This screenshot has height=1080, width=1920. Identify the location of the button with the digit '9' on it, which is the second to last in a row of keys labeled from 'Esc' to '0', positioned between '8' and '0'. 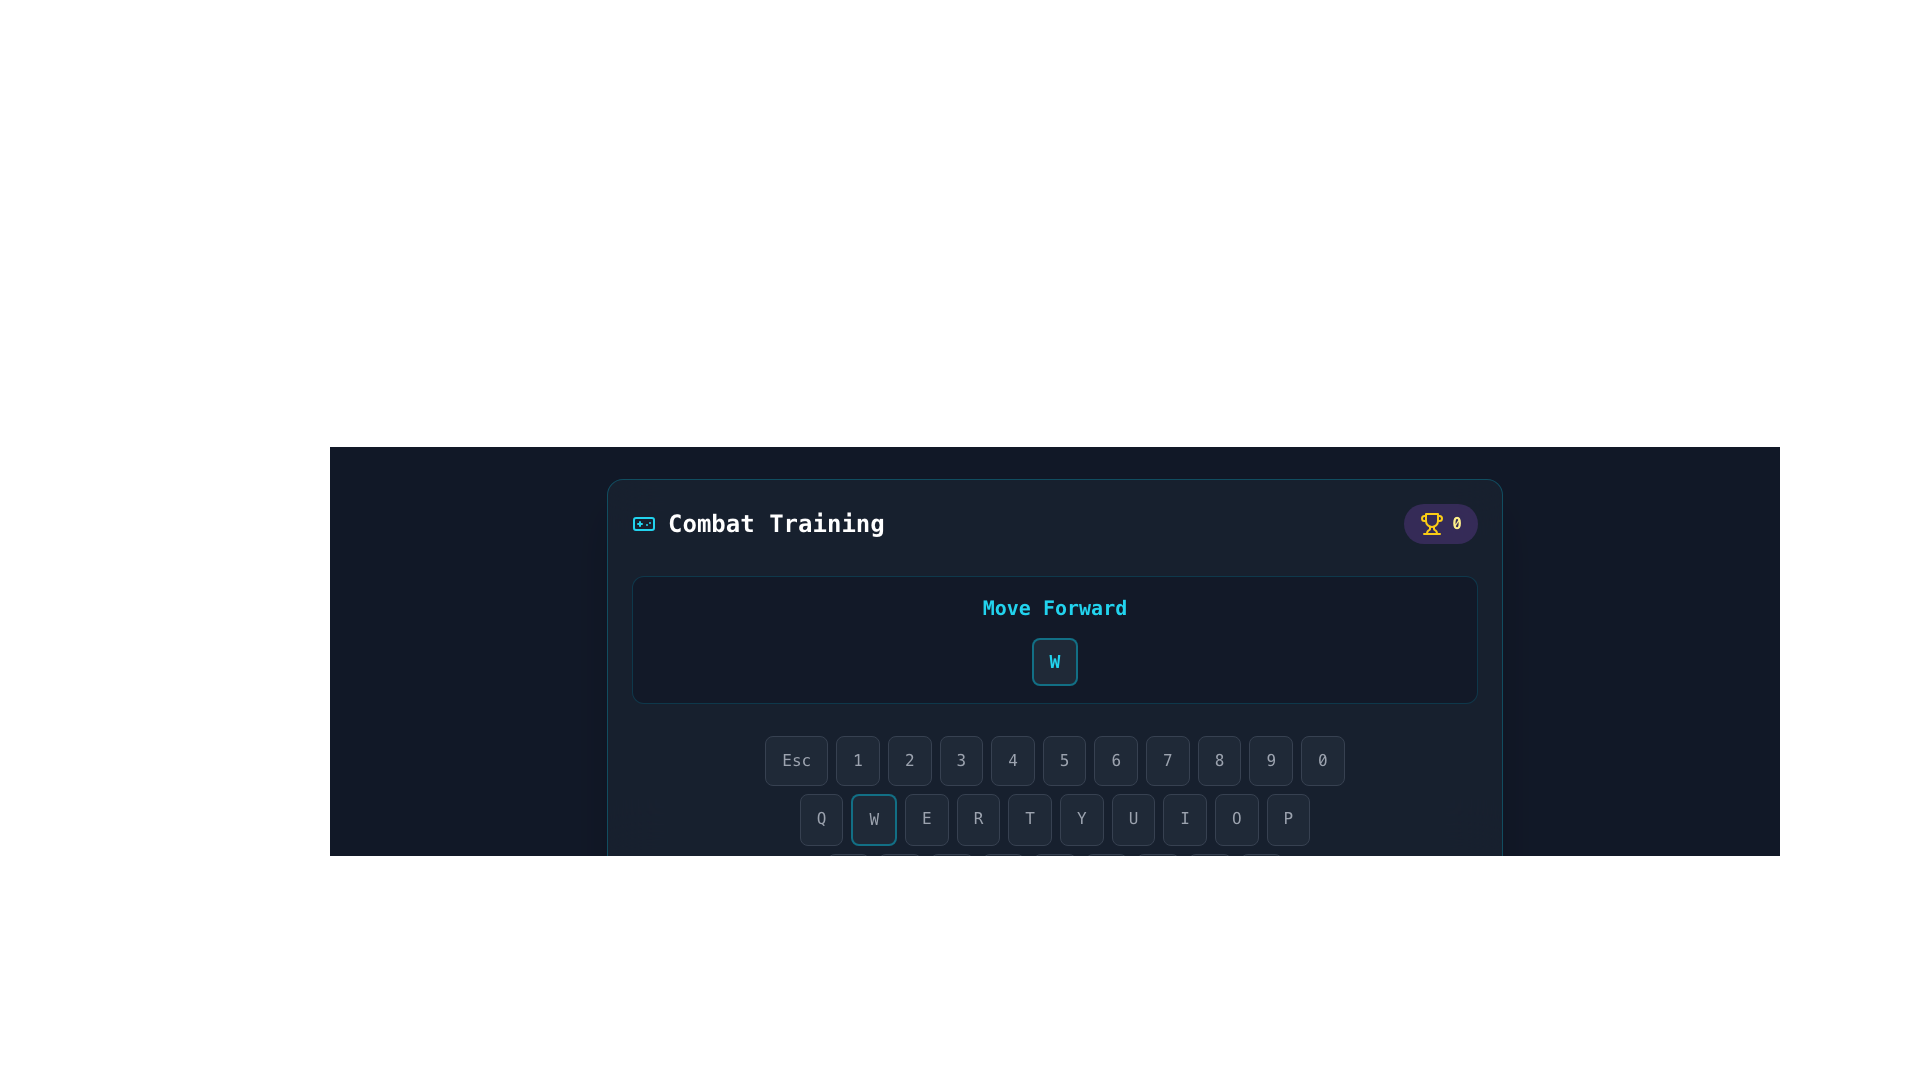
(1270, 760).